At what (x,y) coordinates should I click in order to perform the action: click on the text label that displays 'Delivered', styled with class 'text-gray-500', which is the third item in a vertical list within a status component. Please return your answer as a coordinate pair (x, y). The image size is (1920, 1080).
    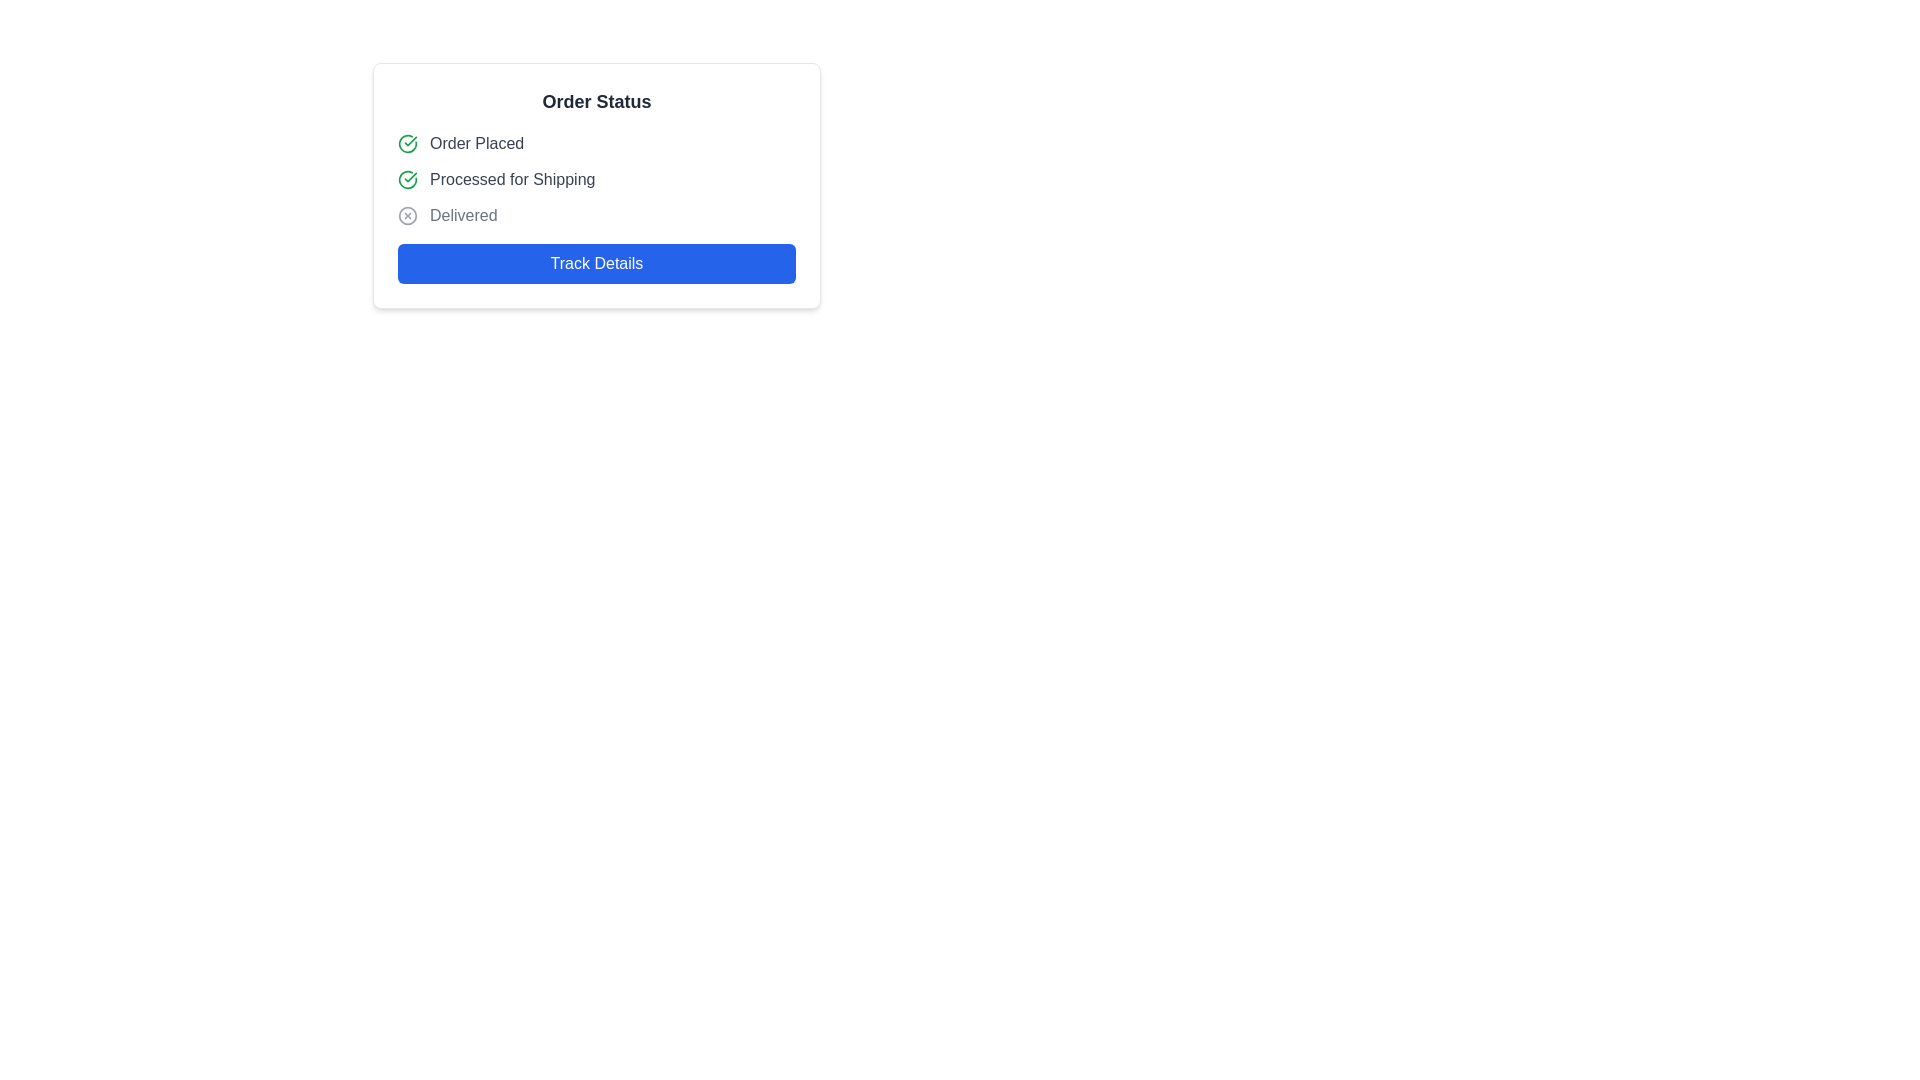
    Looking at the image, I should click on (462, 216).